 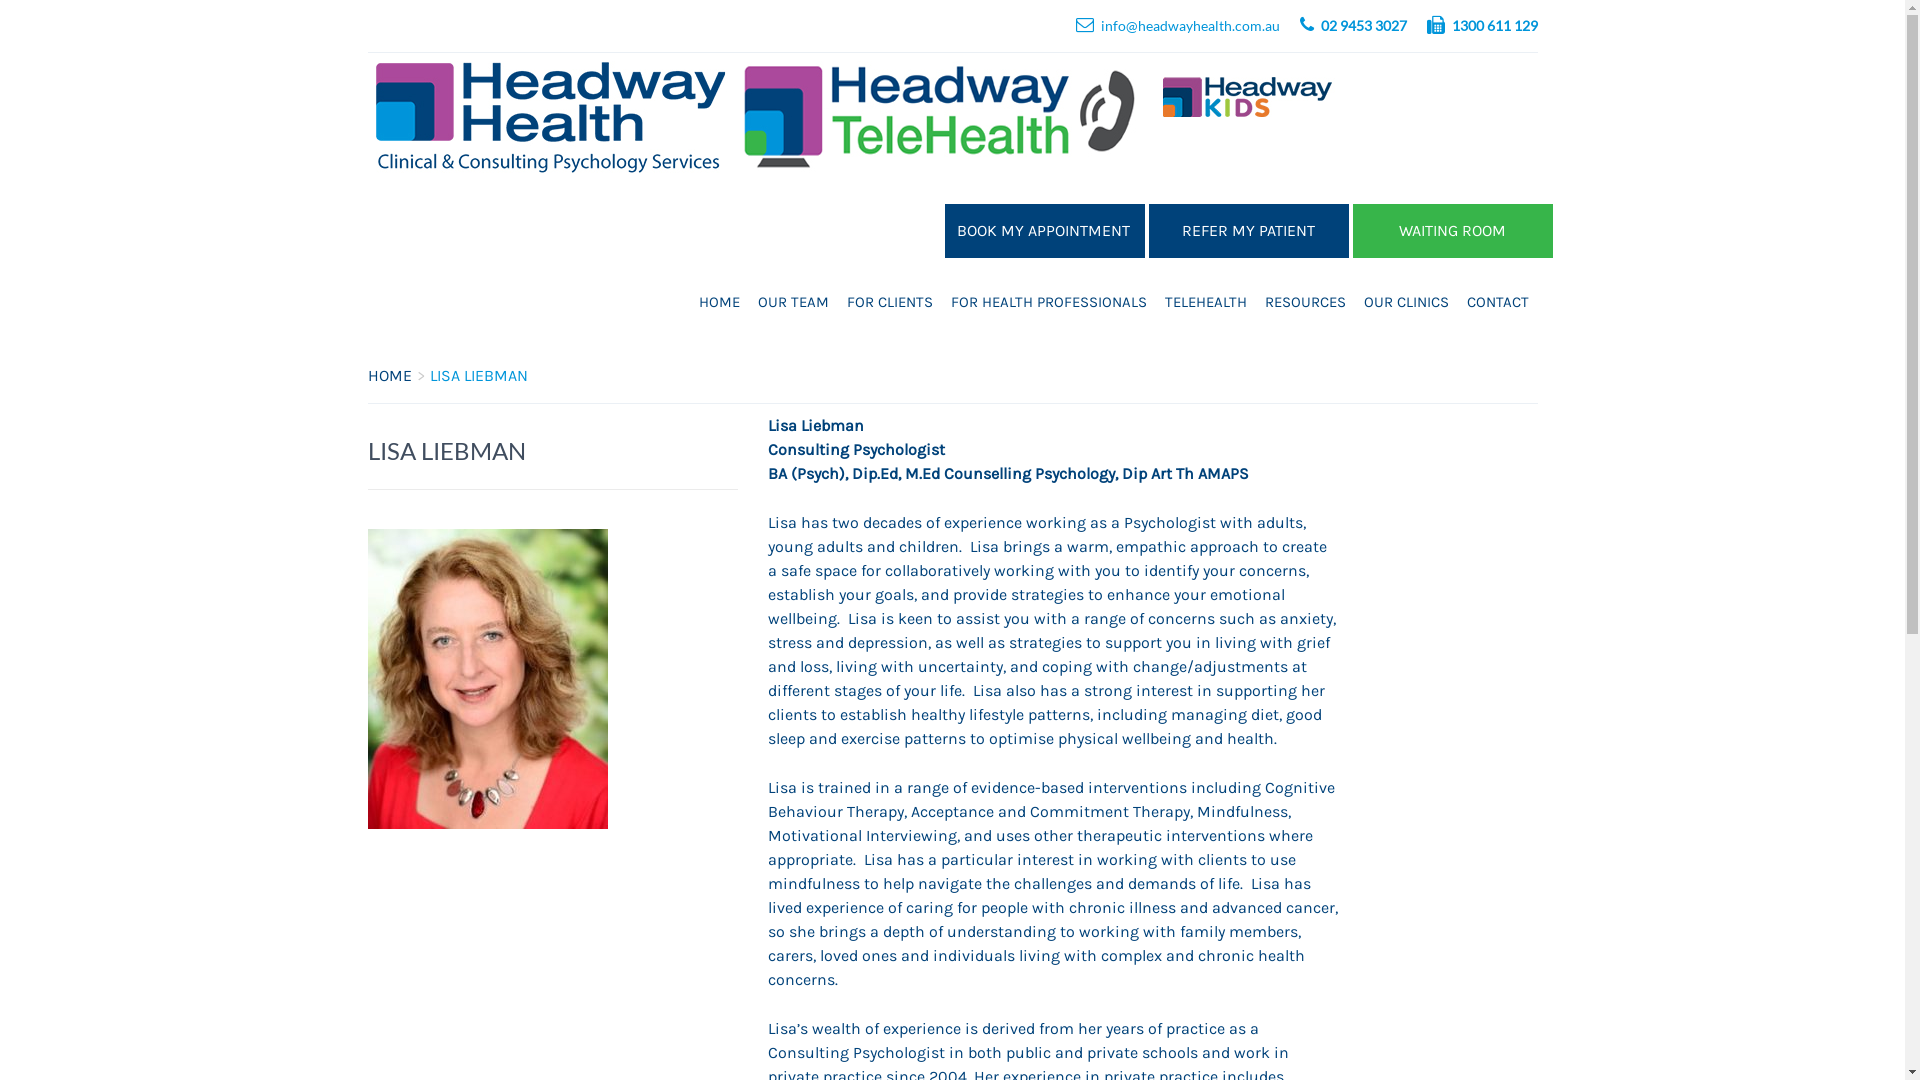 I want to click on 'REFER MY PATIENT', so click(x=1247, y=230).